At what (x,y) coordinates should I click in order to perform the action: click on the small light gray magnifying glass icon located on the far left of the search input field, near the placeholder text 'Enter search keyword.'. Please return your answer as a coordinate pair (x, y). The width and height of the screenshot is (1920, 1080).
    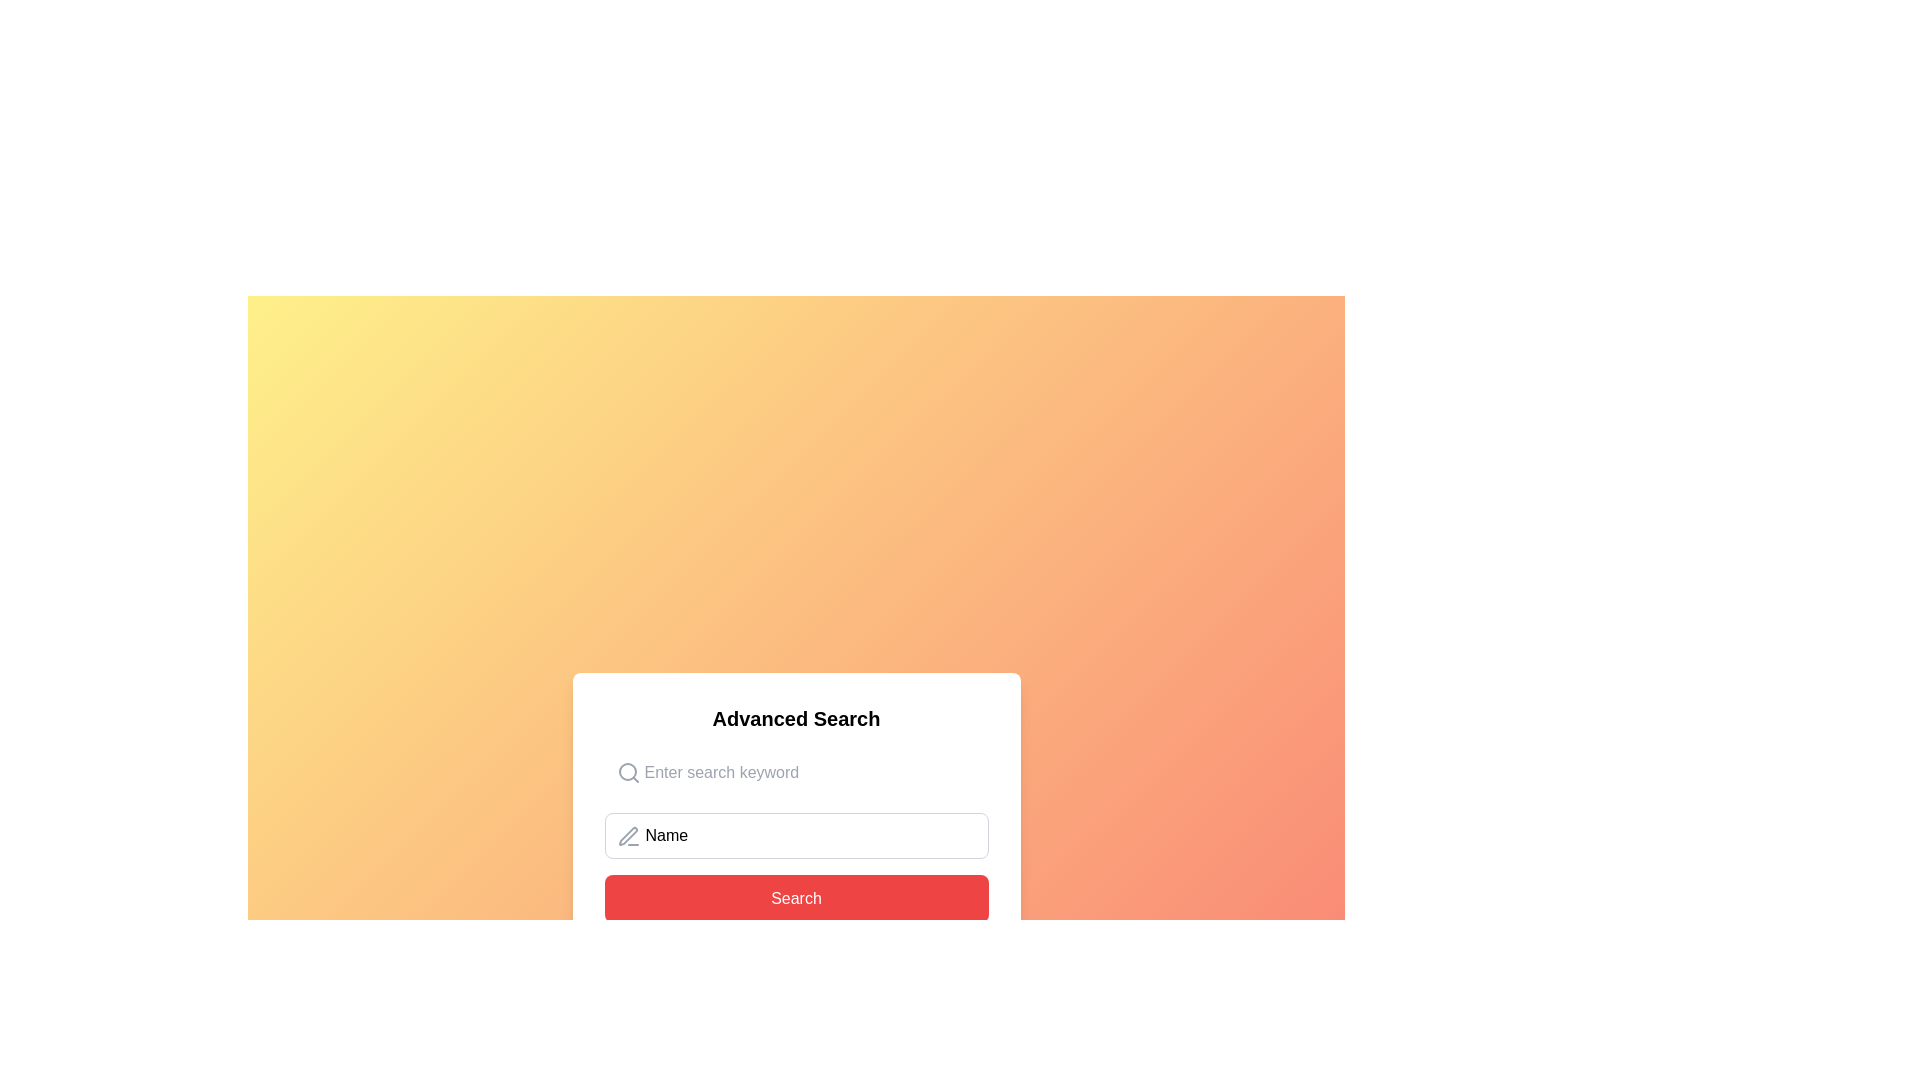
    Looking at the image, I should click on (627, 771).